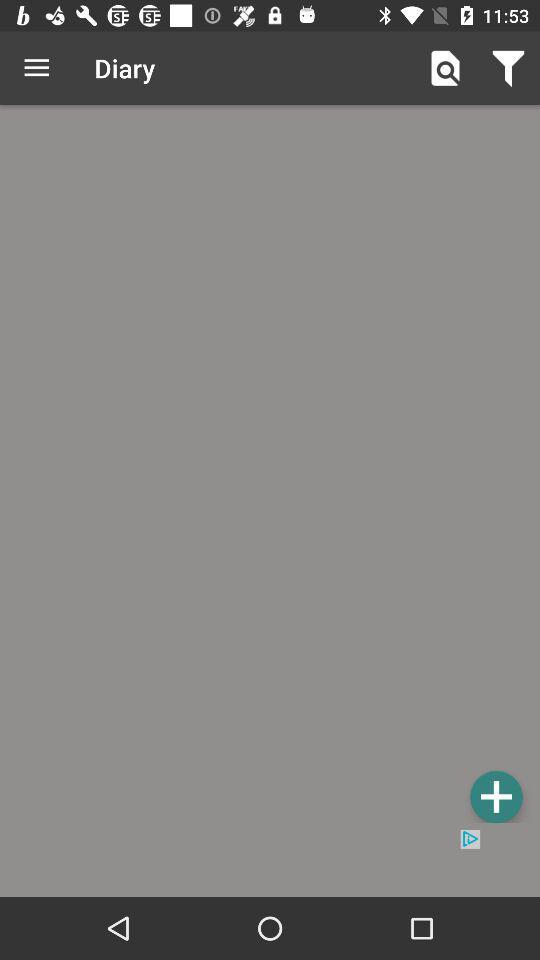  Describe the element at coordinates (495, 796) in the screenshot. I see `to this screen` at that location.